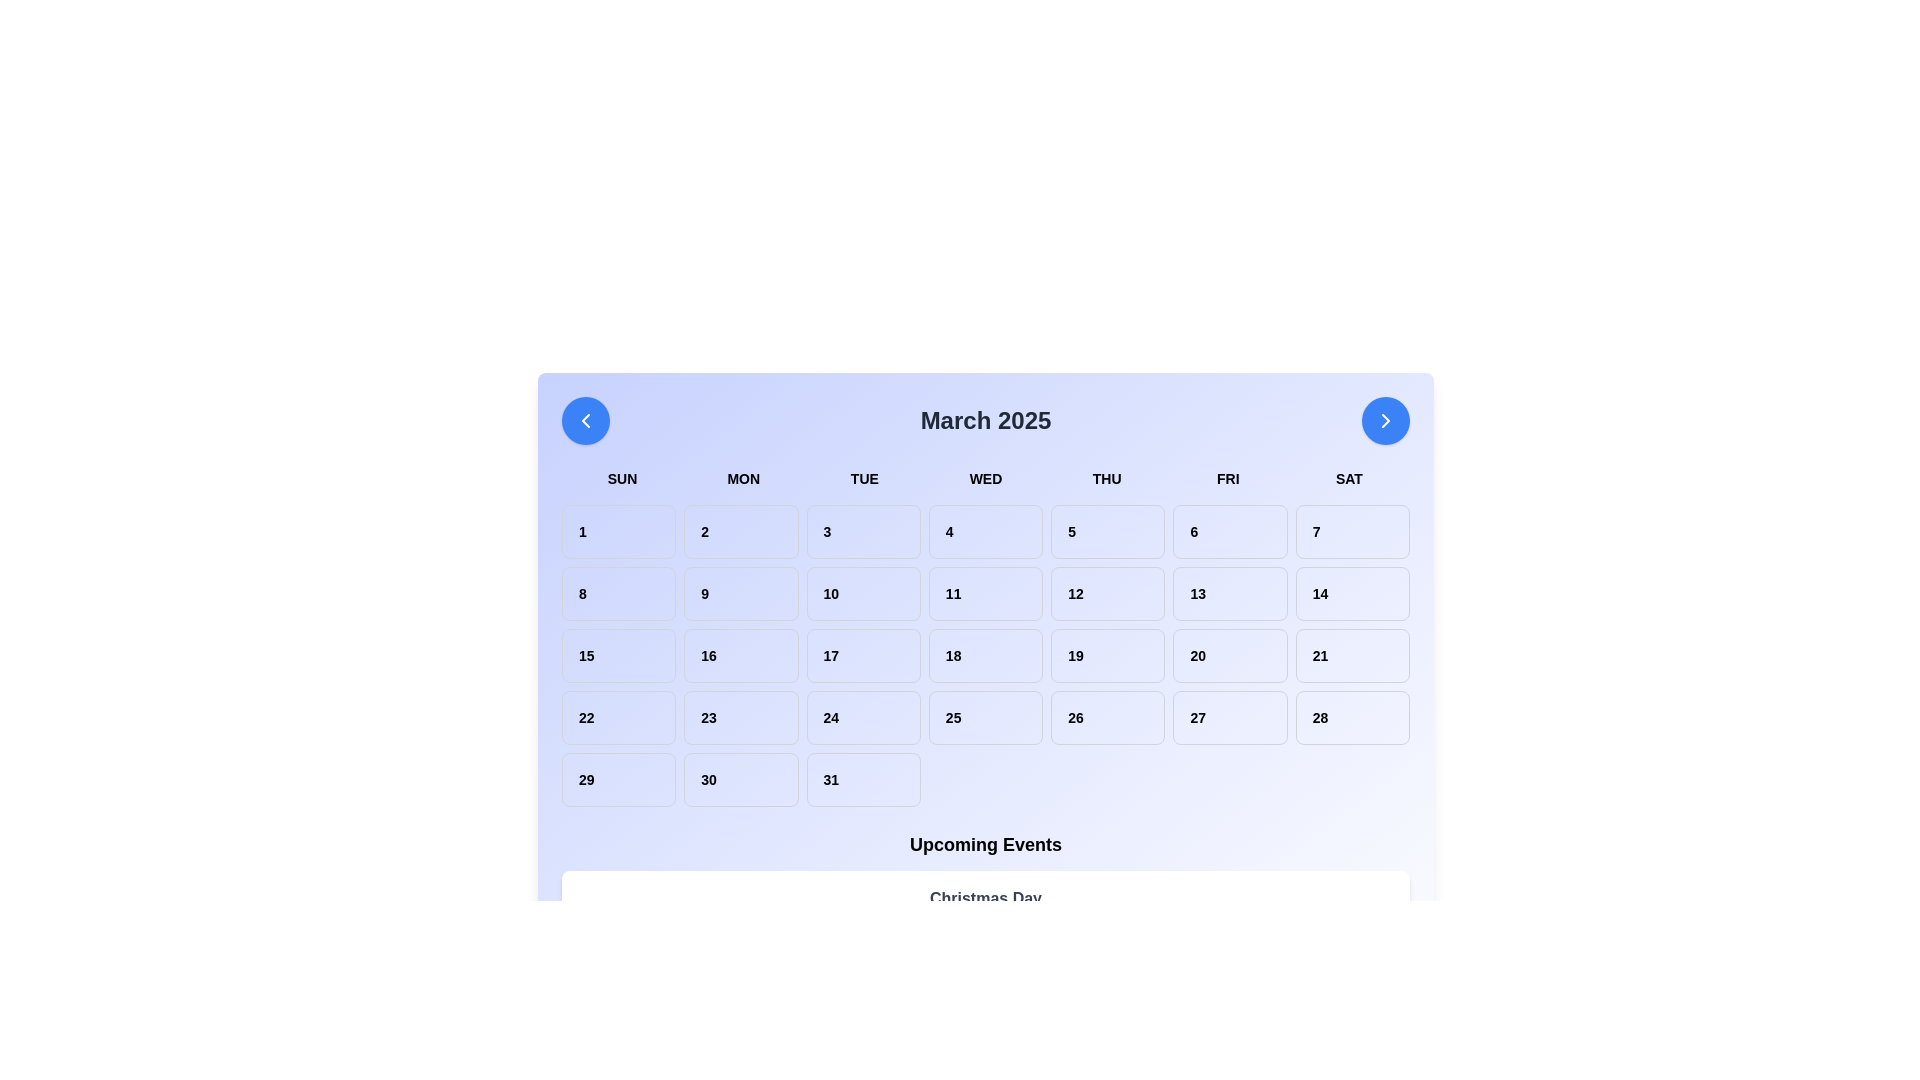  Describe the element at coordinates (1349, 478) in the screenshot. I see `text label 'Sat' which is displayed in bold uppercase letters at the top of the calendar interface, positioned as the seventh element in the row of days` at that location.